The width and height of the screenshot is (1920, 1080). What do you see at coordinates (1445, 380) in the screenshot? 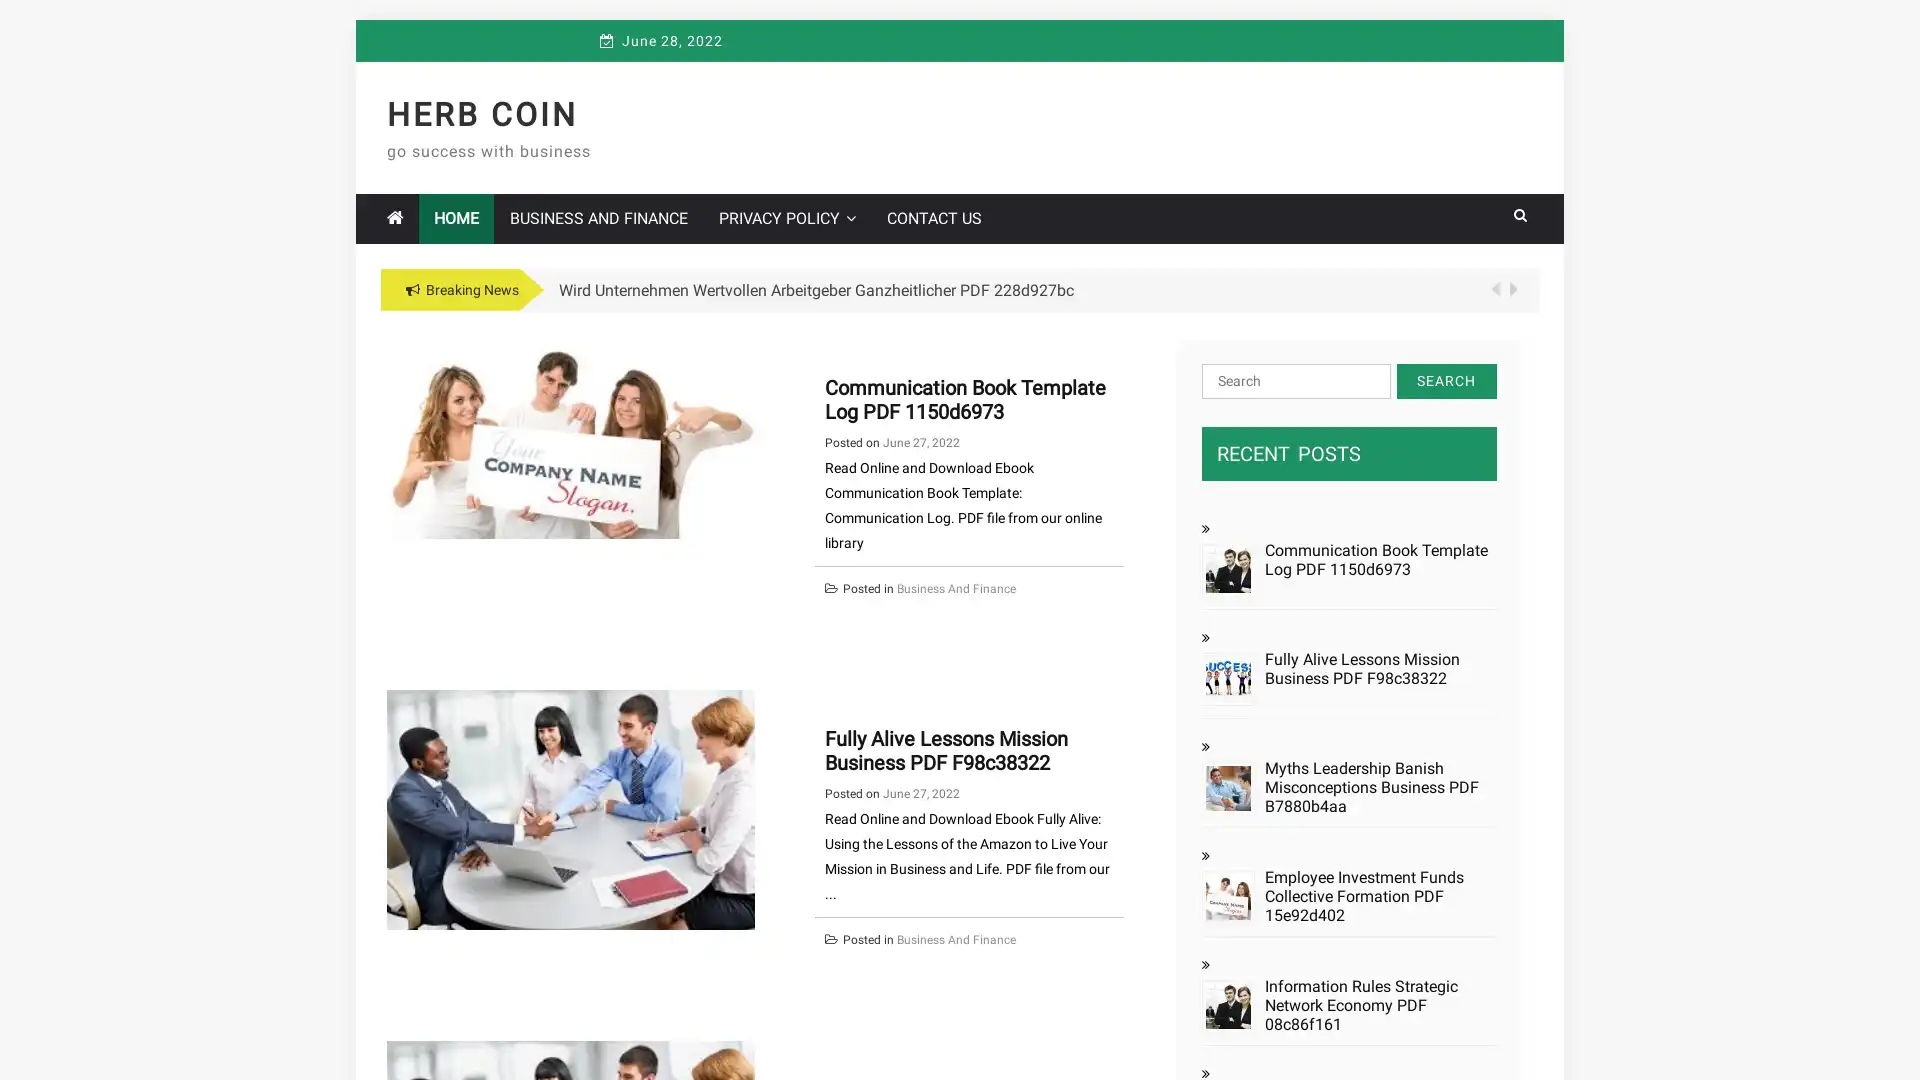
I see `Search` at bounding box center [1445, 380].